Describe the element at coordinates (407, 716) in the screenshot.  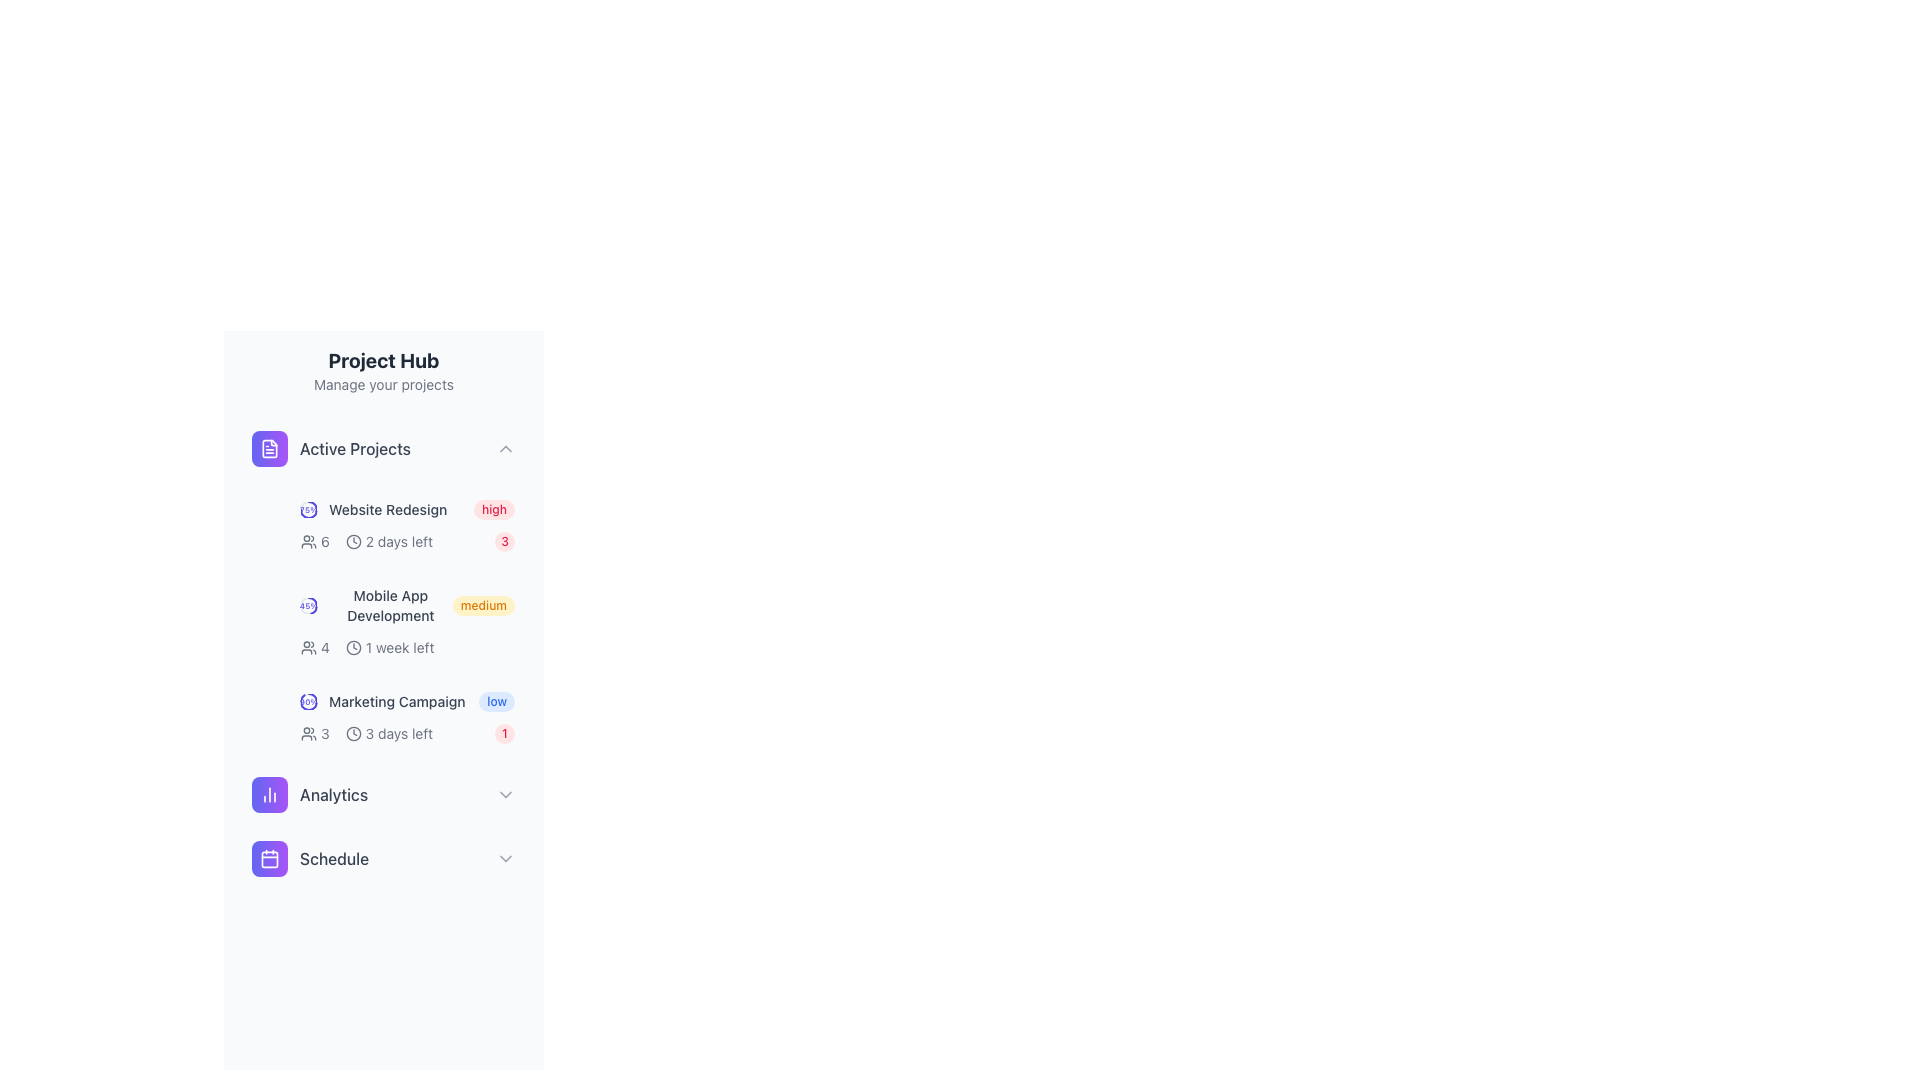
I see `the third 'Marketing Campaign' item card` at that location.